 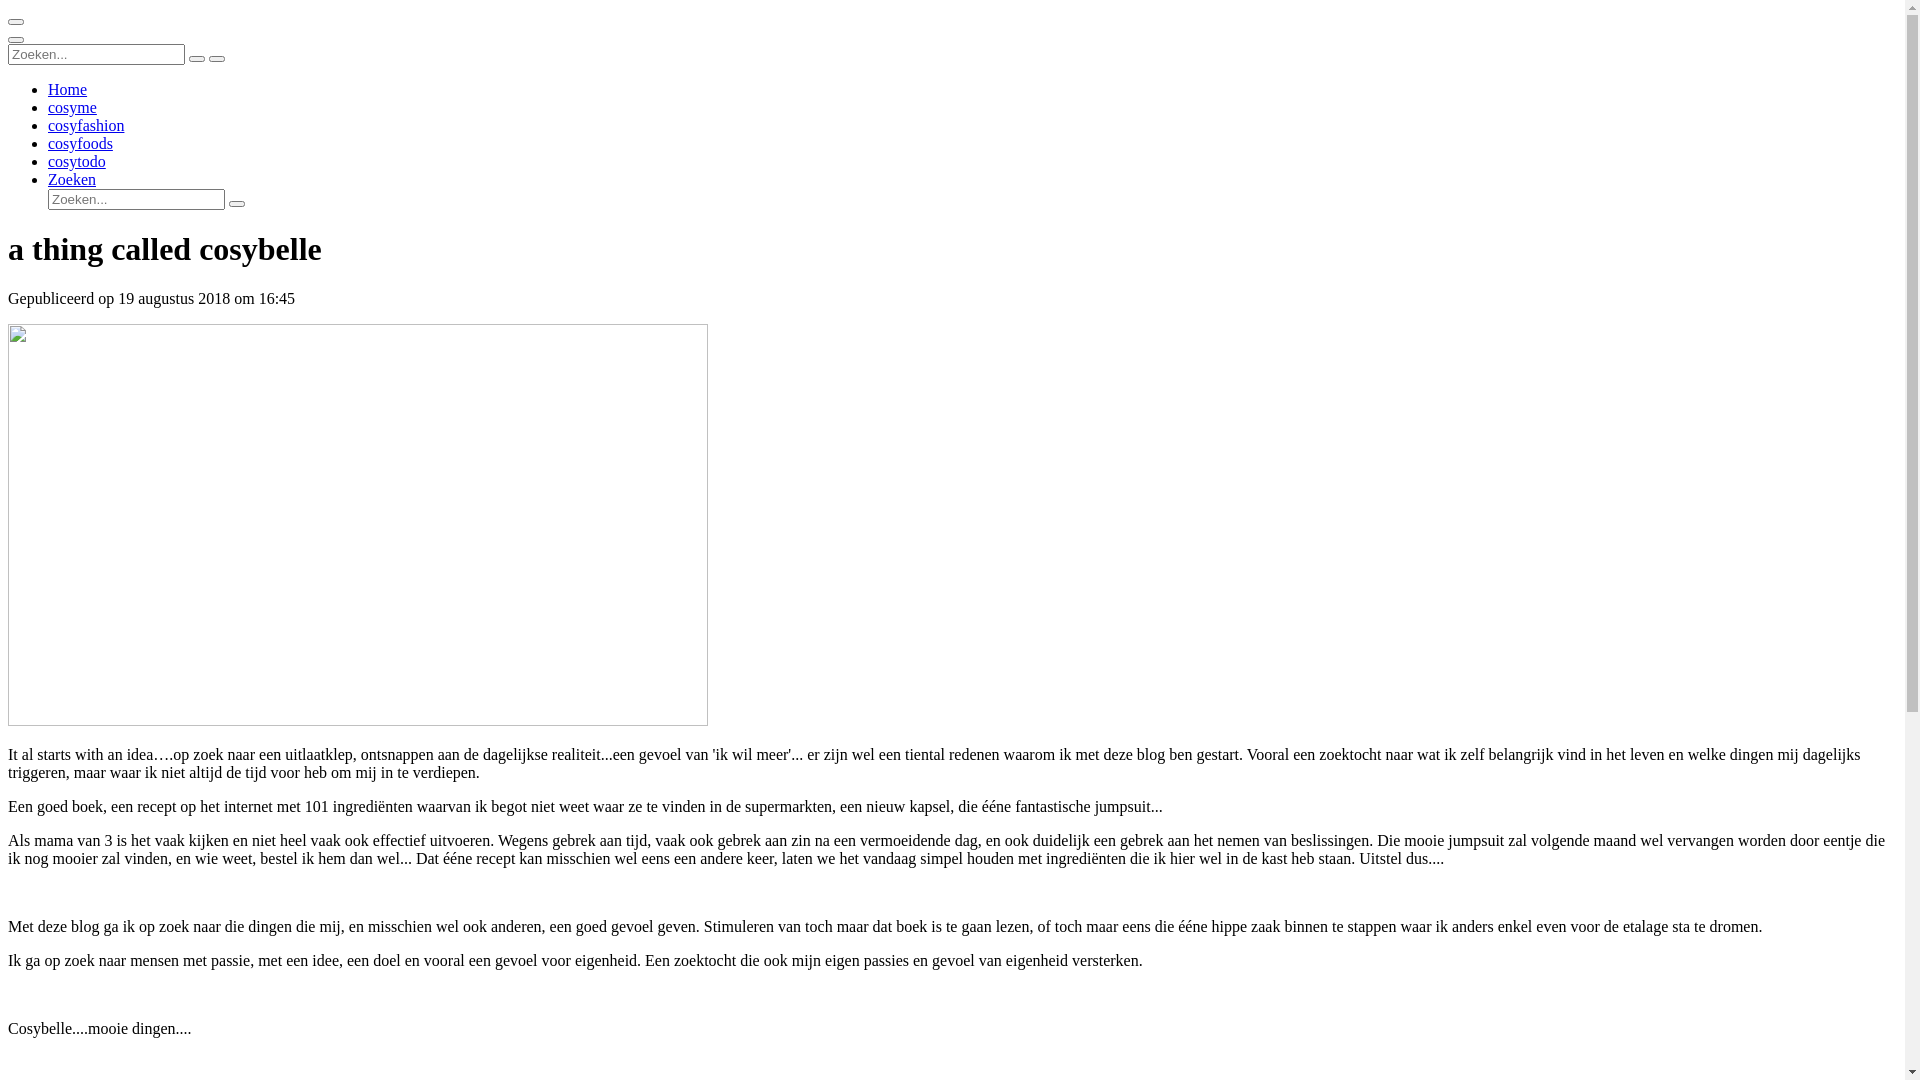 I want to click on 'cosyme', so click(x=72, y=107).